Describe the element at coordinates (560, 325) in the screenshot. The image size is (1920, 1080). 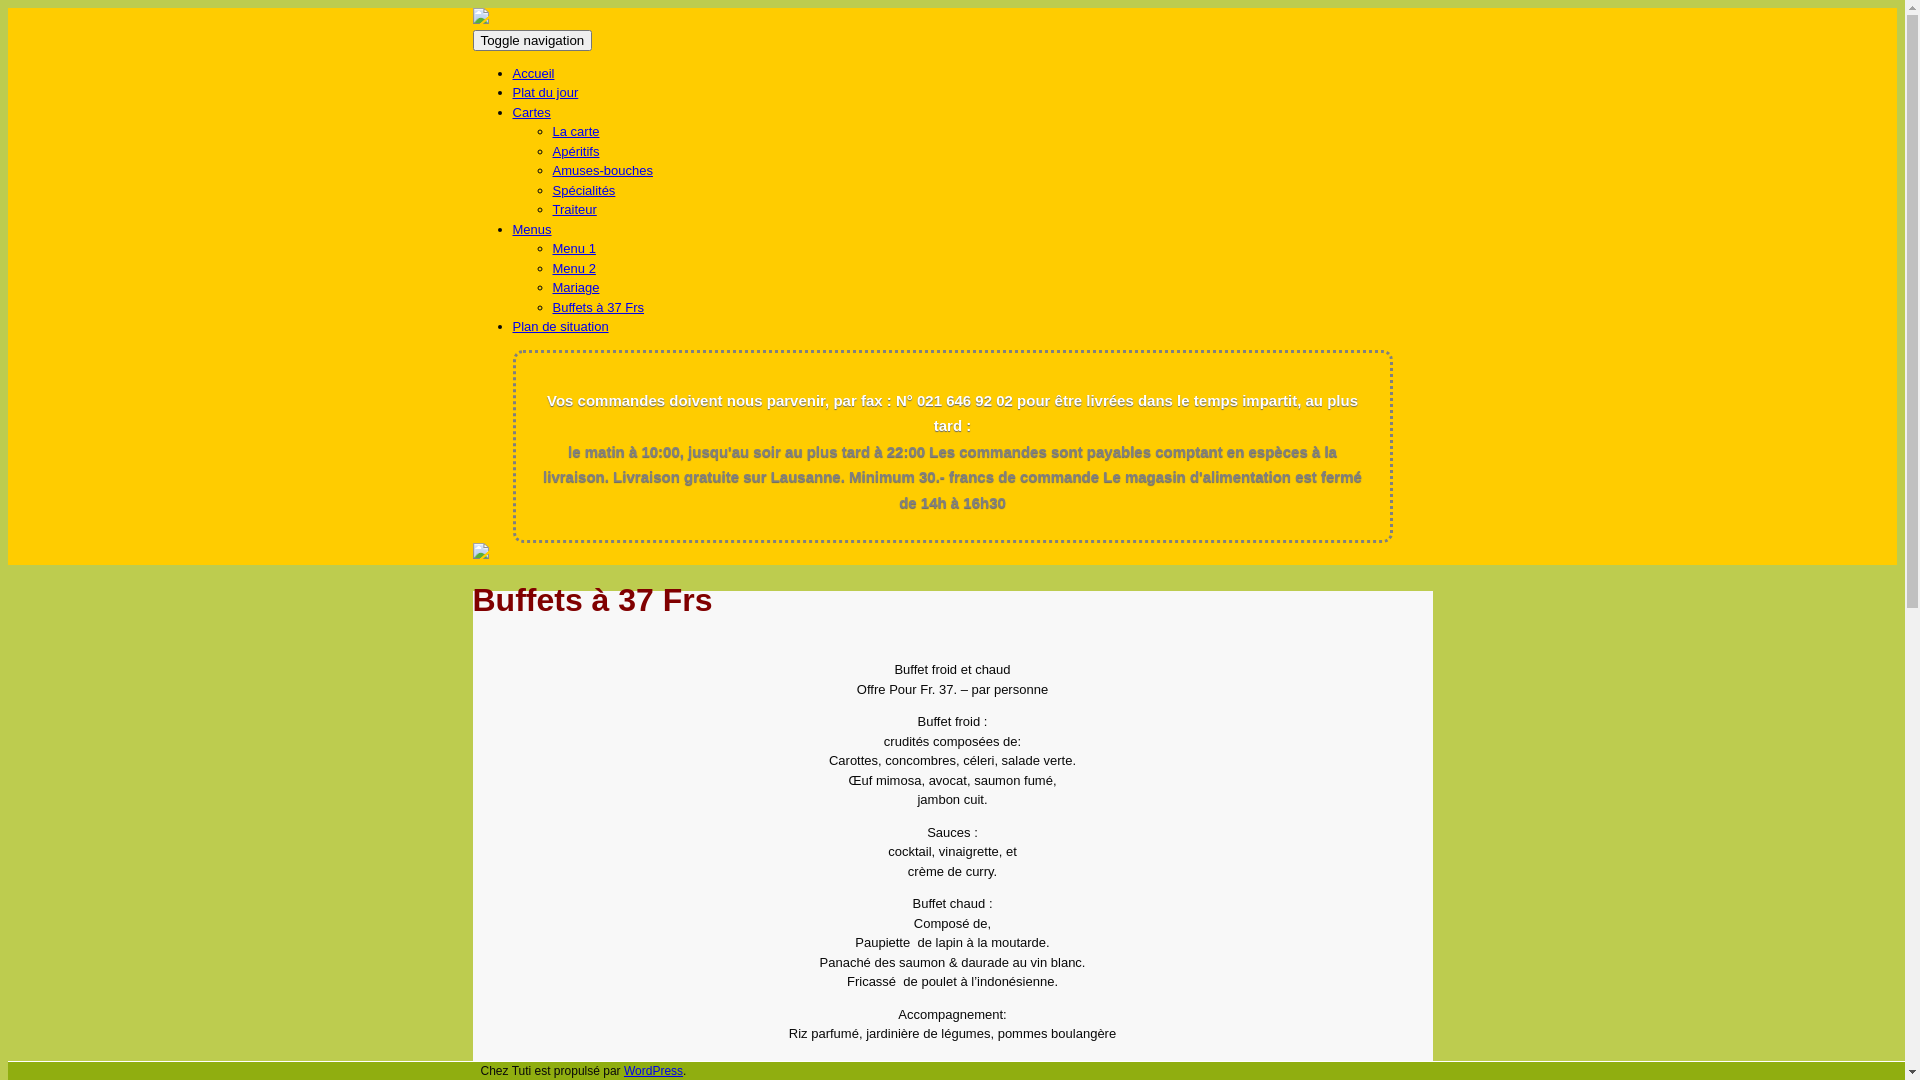
I see `'Plan de situation'` at that location.